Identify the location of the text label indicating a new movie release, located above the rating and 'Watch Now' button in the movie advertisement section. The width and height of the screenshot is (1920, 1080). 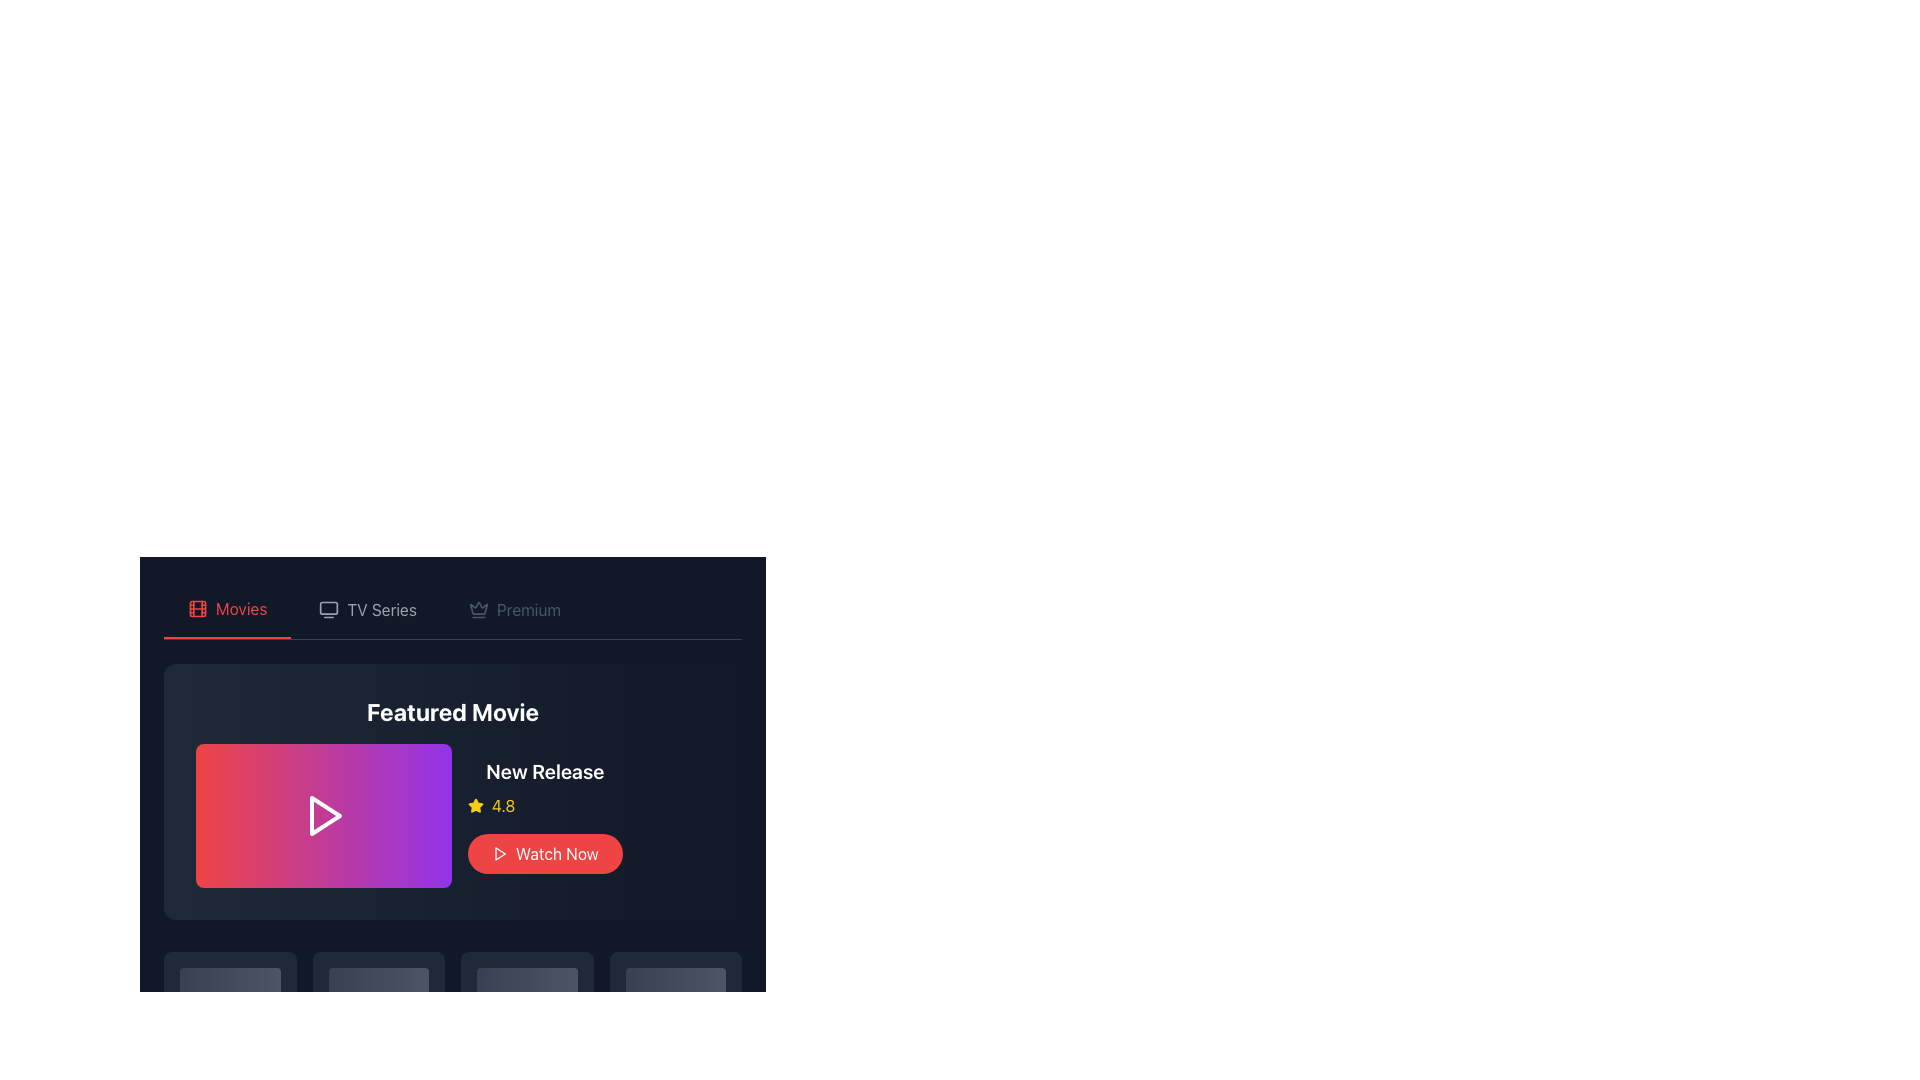
(545, 770).